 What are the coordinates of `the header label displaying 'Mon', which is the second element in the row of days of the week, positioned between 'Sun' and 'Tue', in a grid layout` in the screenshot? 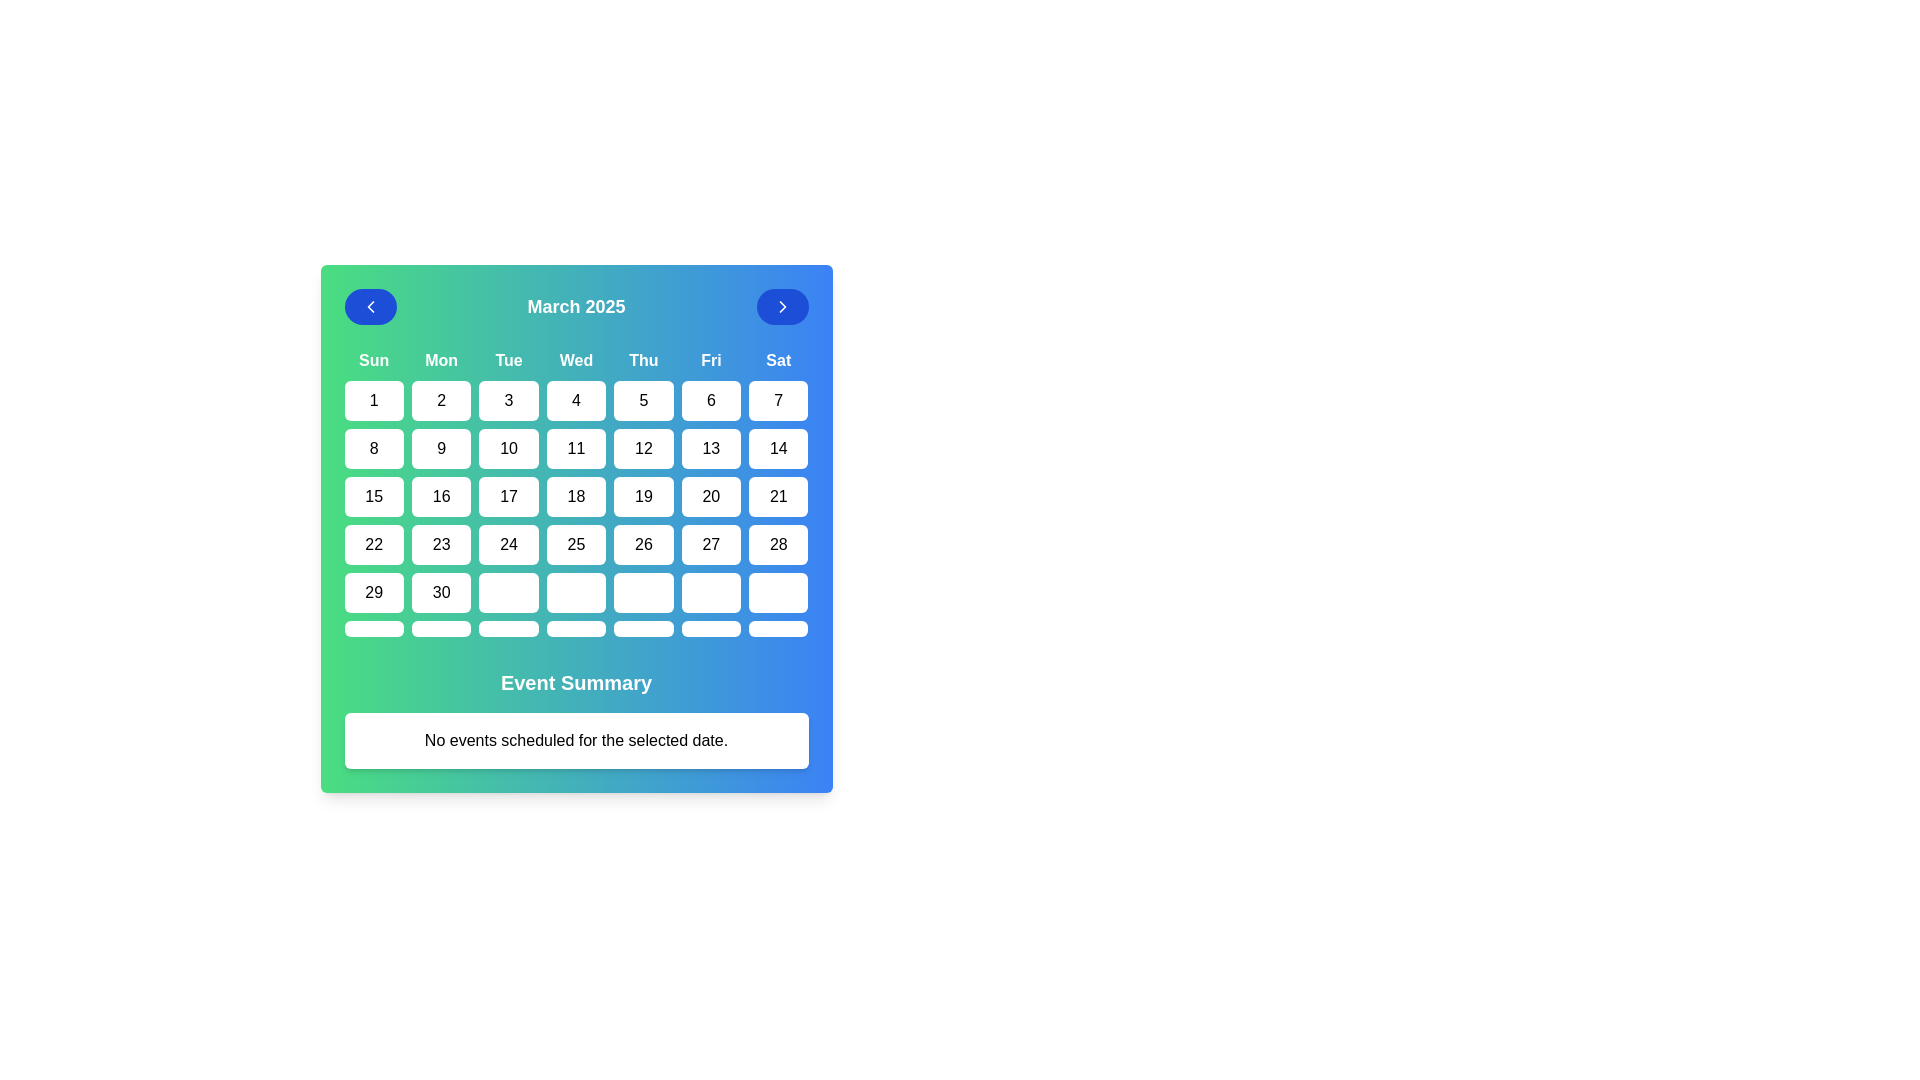 It's located at (440, 361).